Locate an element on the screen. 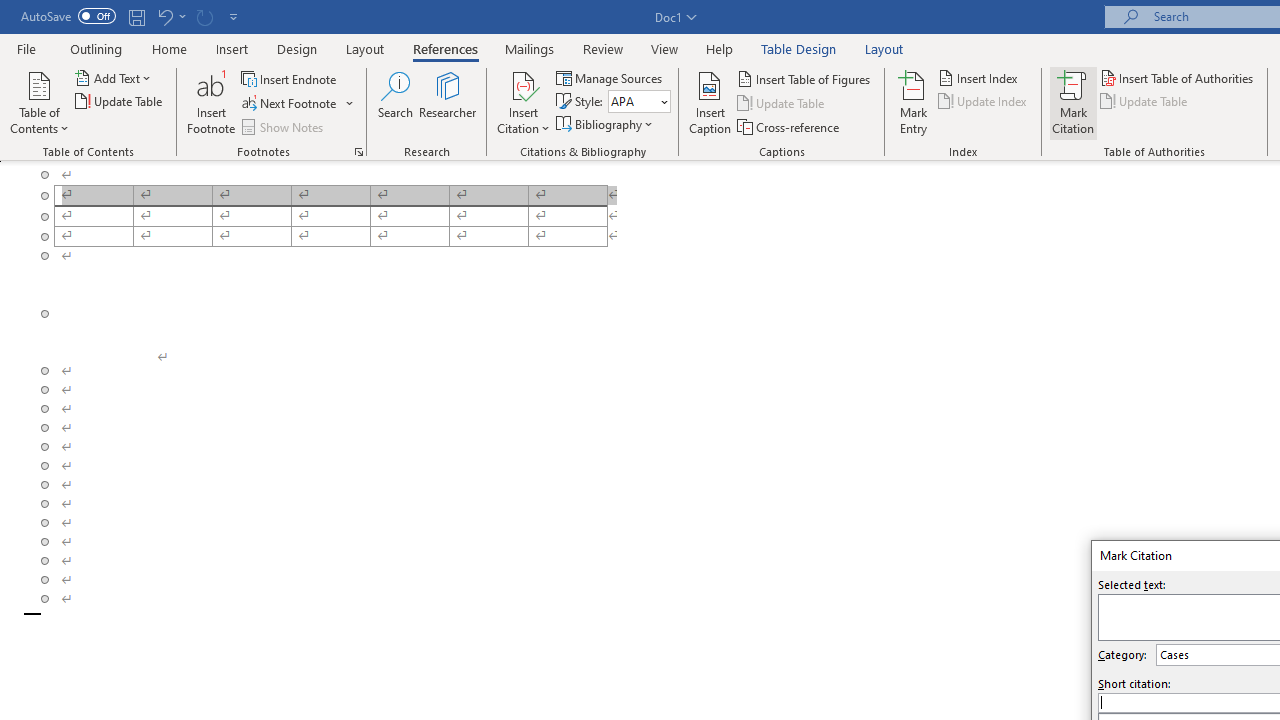 The height and width of the screenshot is (720, 1280). 'Update Table...' is located at coordinates (119, 101).